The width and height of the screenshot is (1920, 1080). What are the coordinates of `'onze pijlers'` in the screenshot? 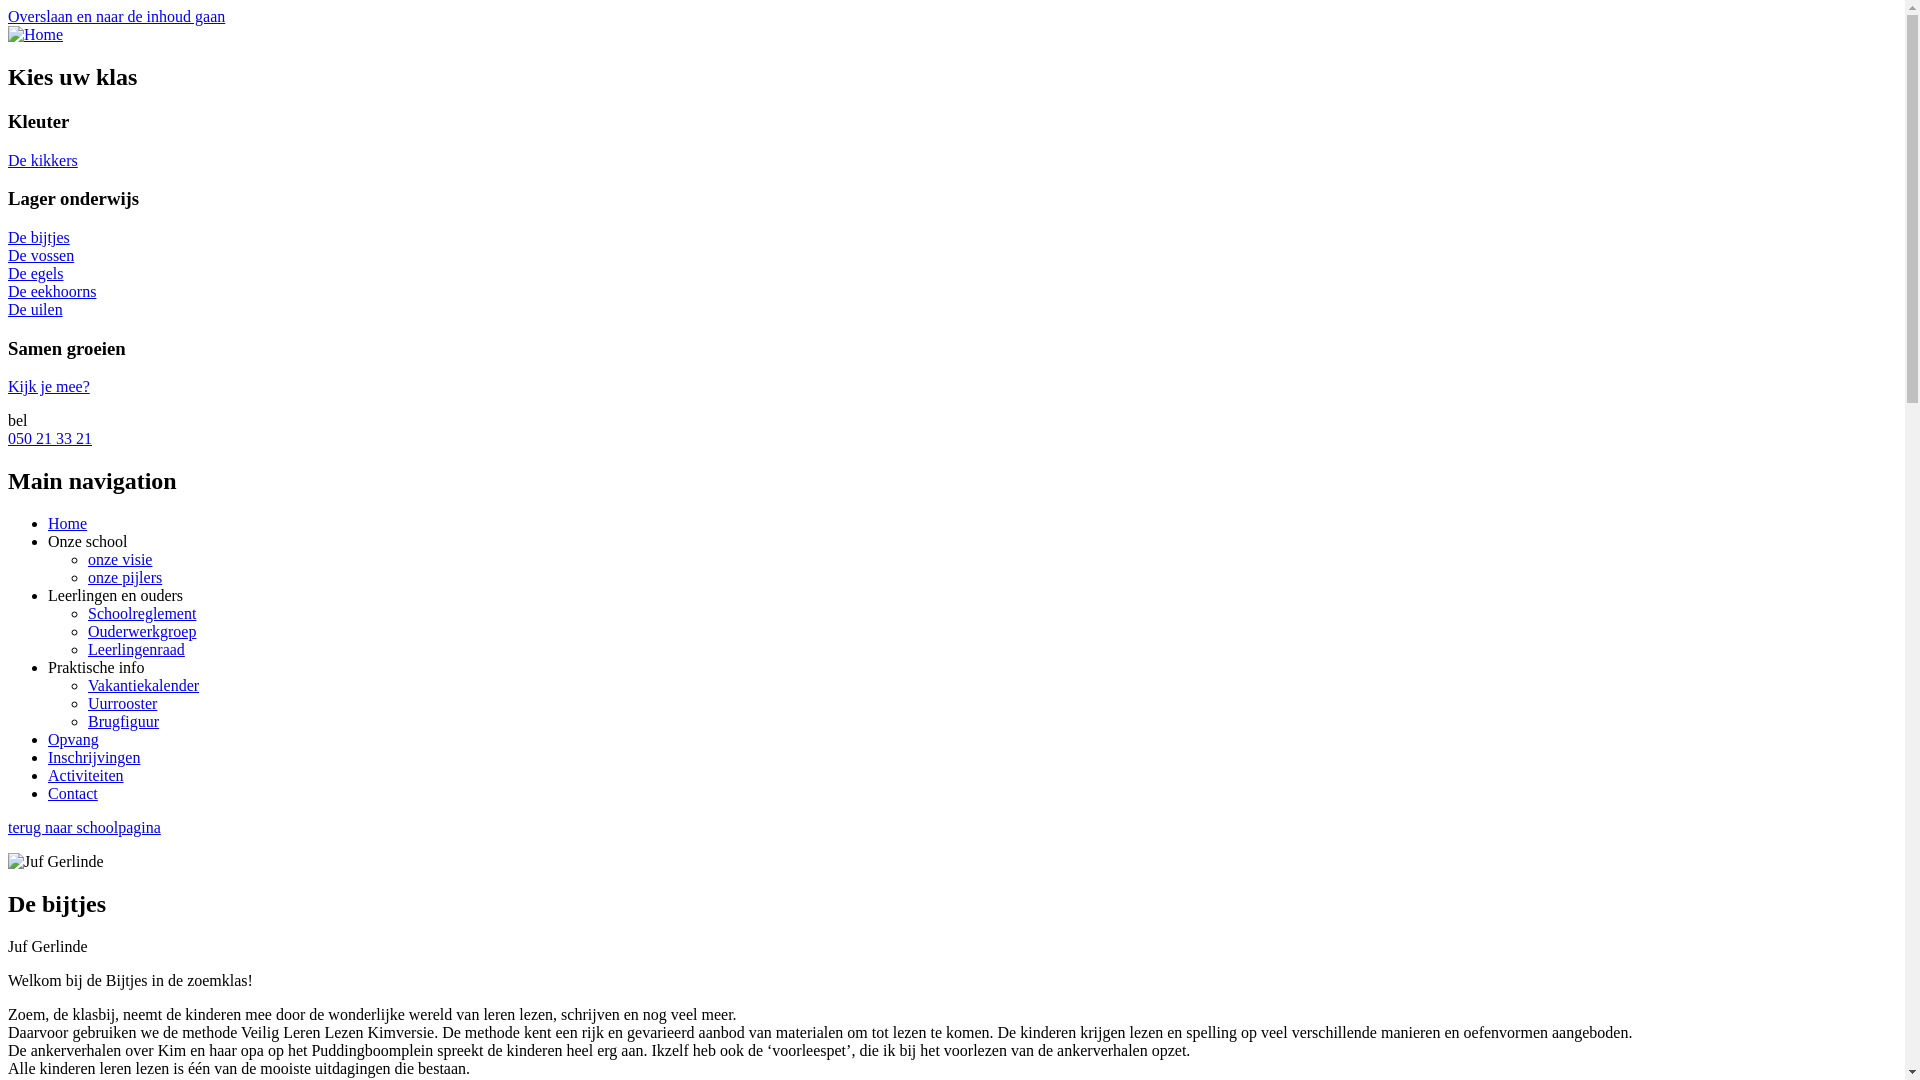 It's located at (123, 577).